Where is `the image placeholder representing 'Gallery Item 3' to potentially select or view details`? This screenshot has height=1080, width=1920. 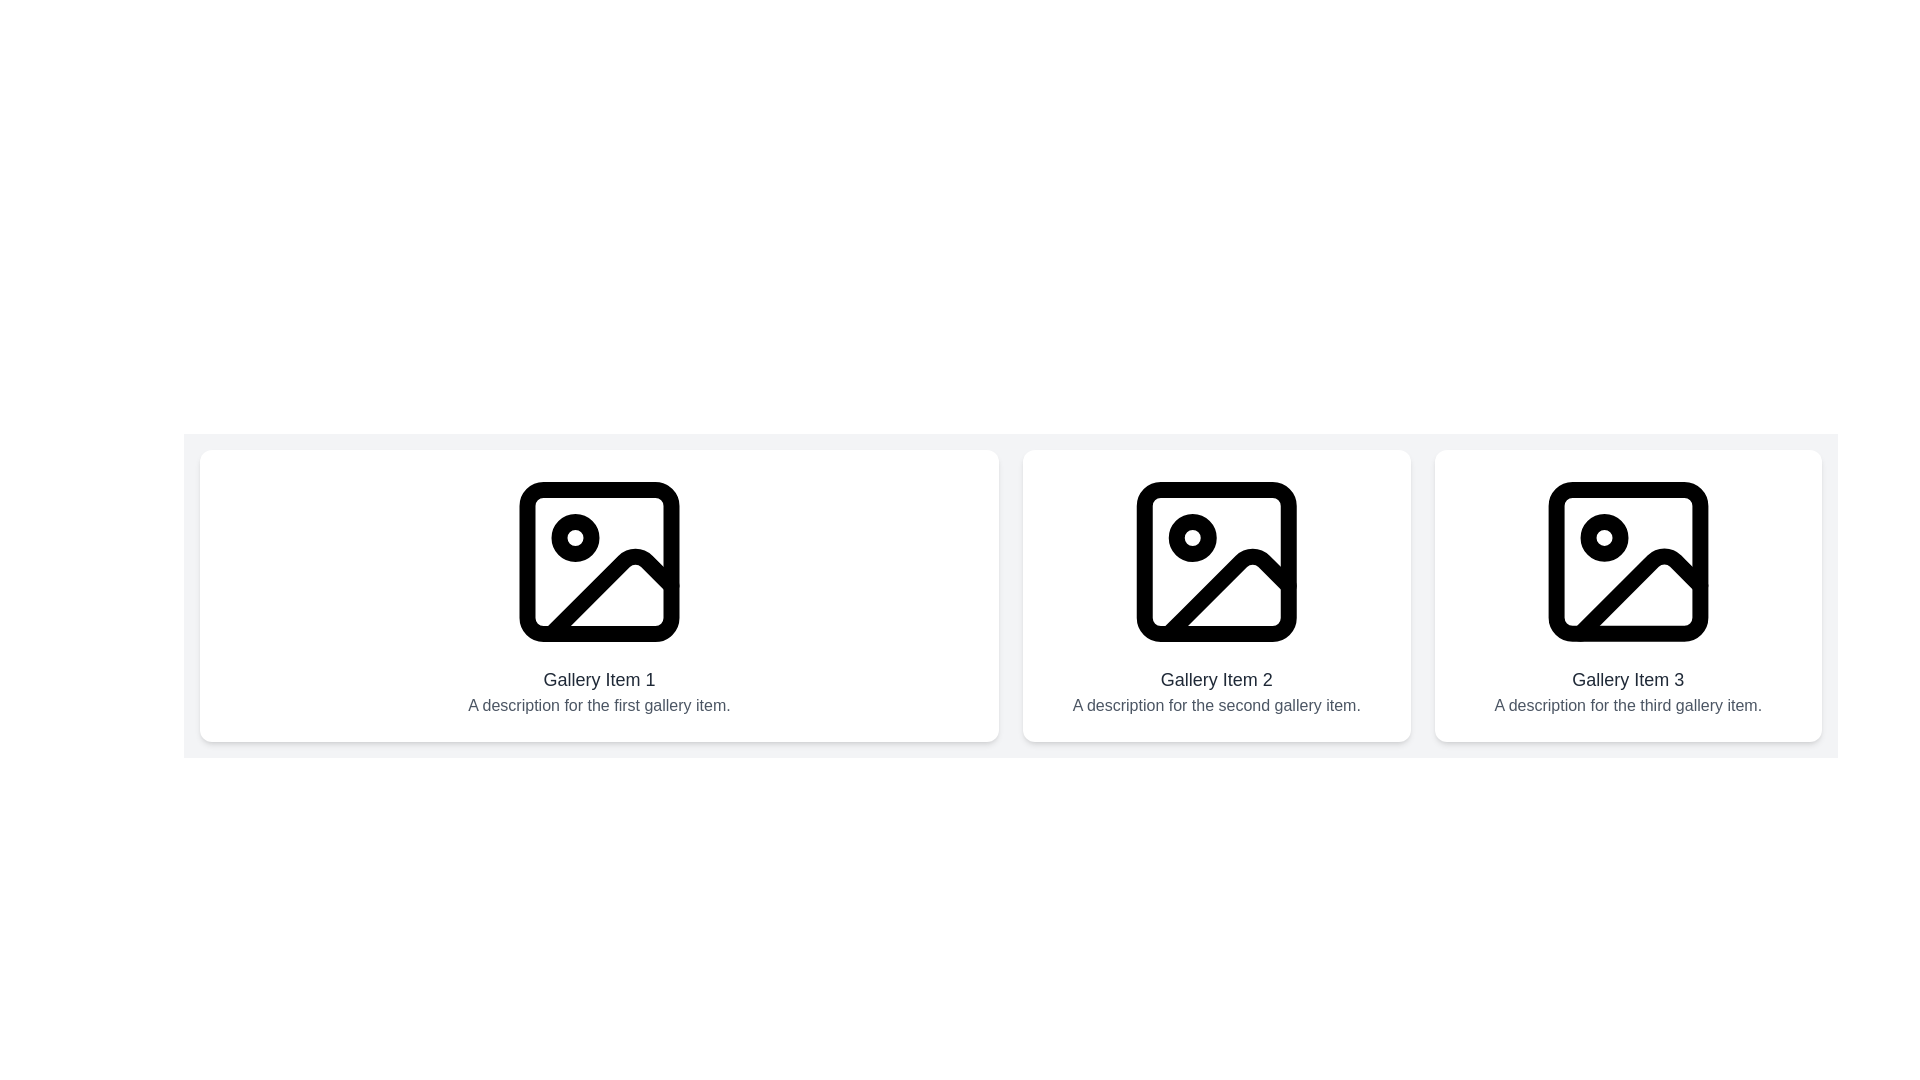 the image placeholder representing 'Gallery Item 3' to potentially select or view details is located at coordinates (1628, 562).